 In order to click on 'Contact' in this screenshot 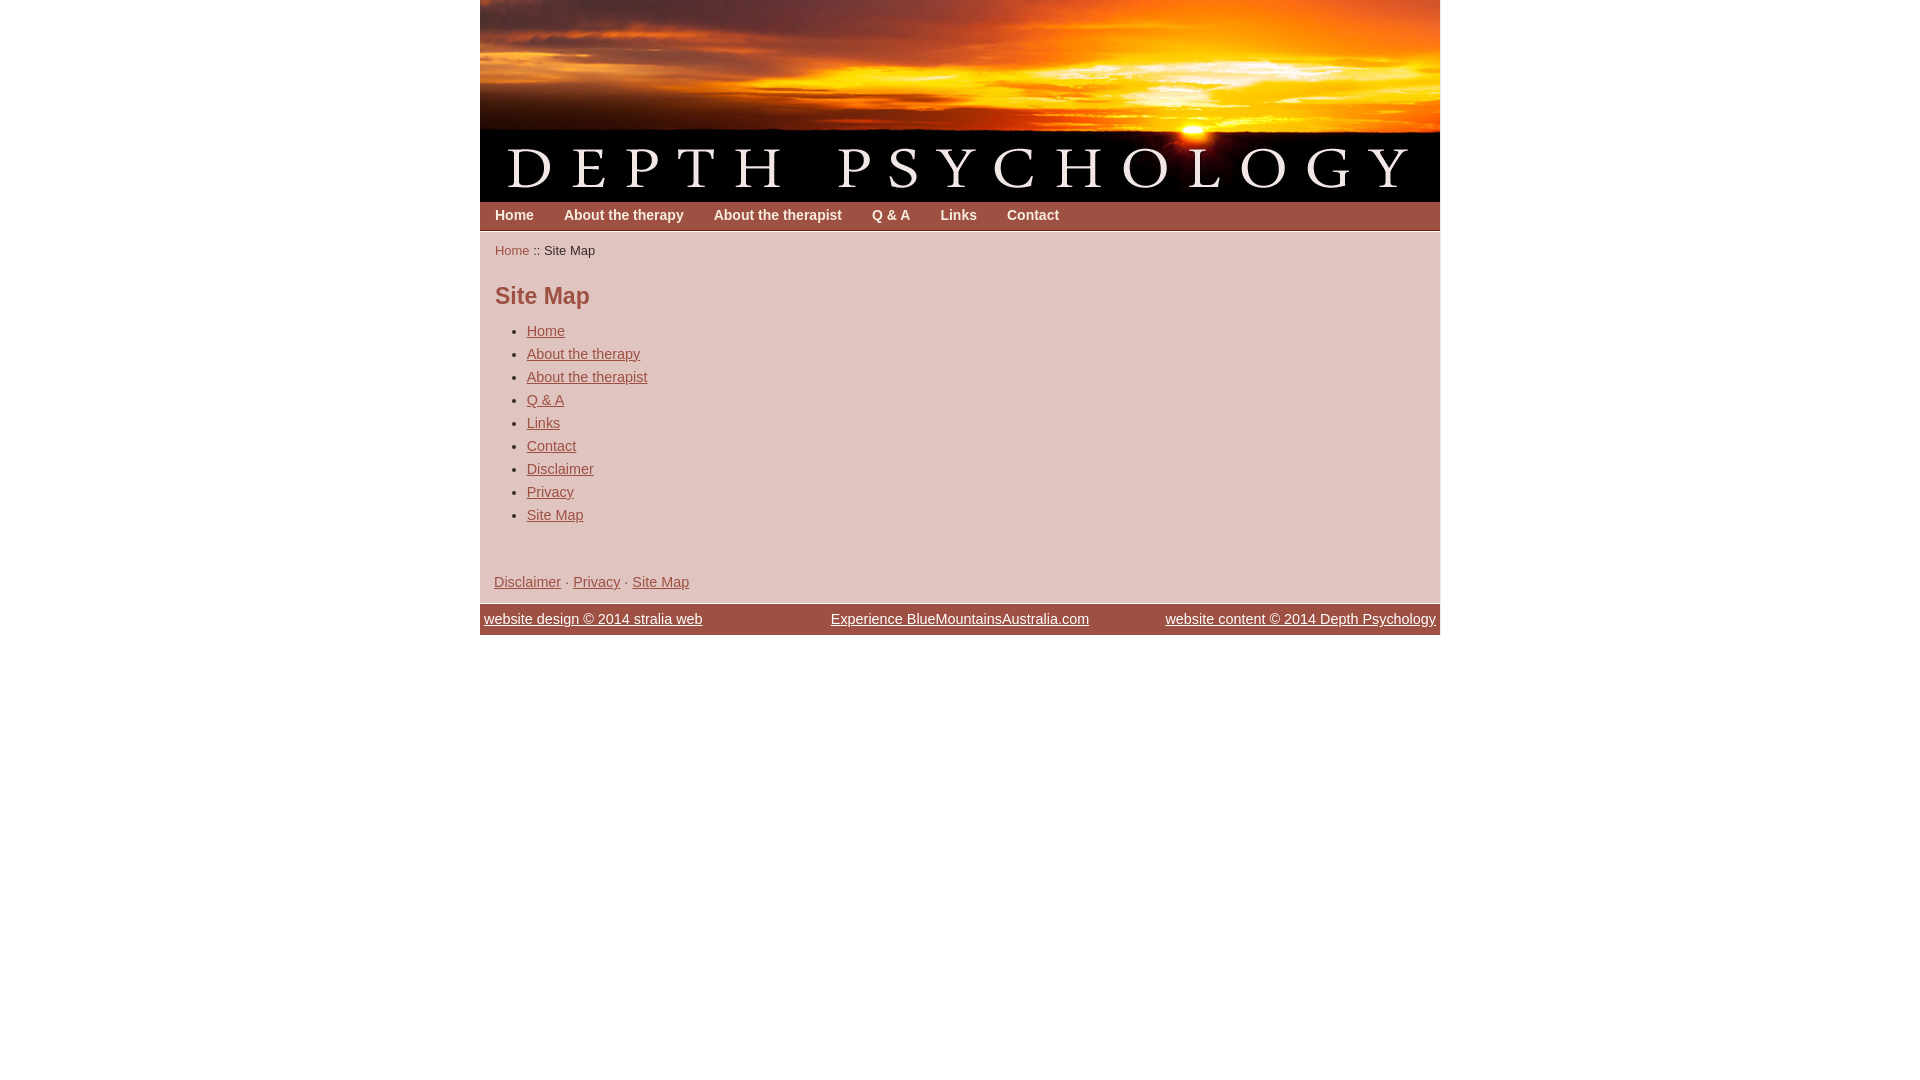, I will do `click(552, 445)`.